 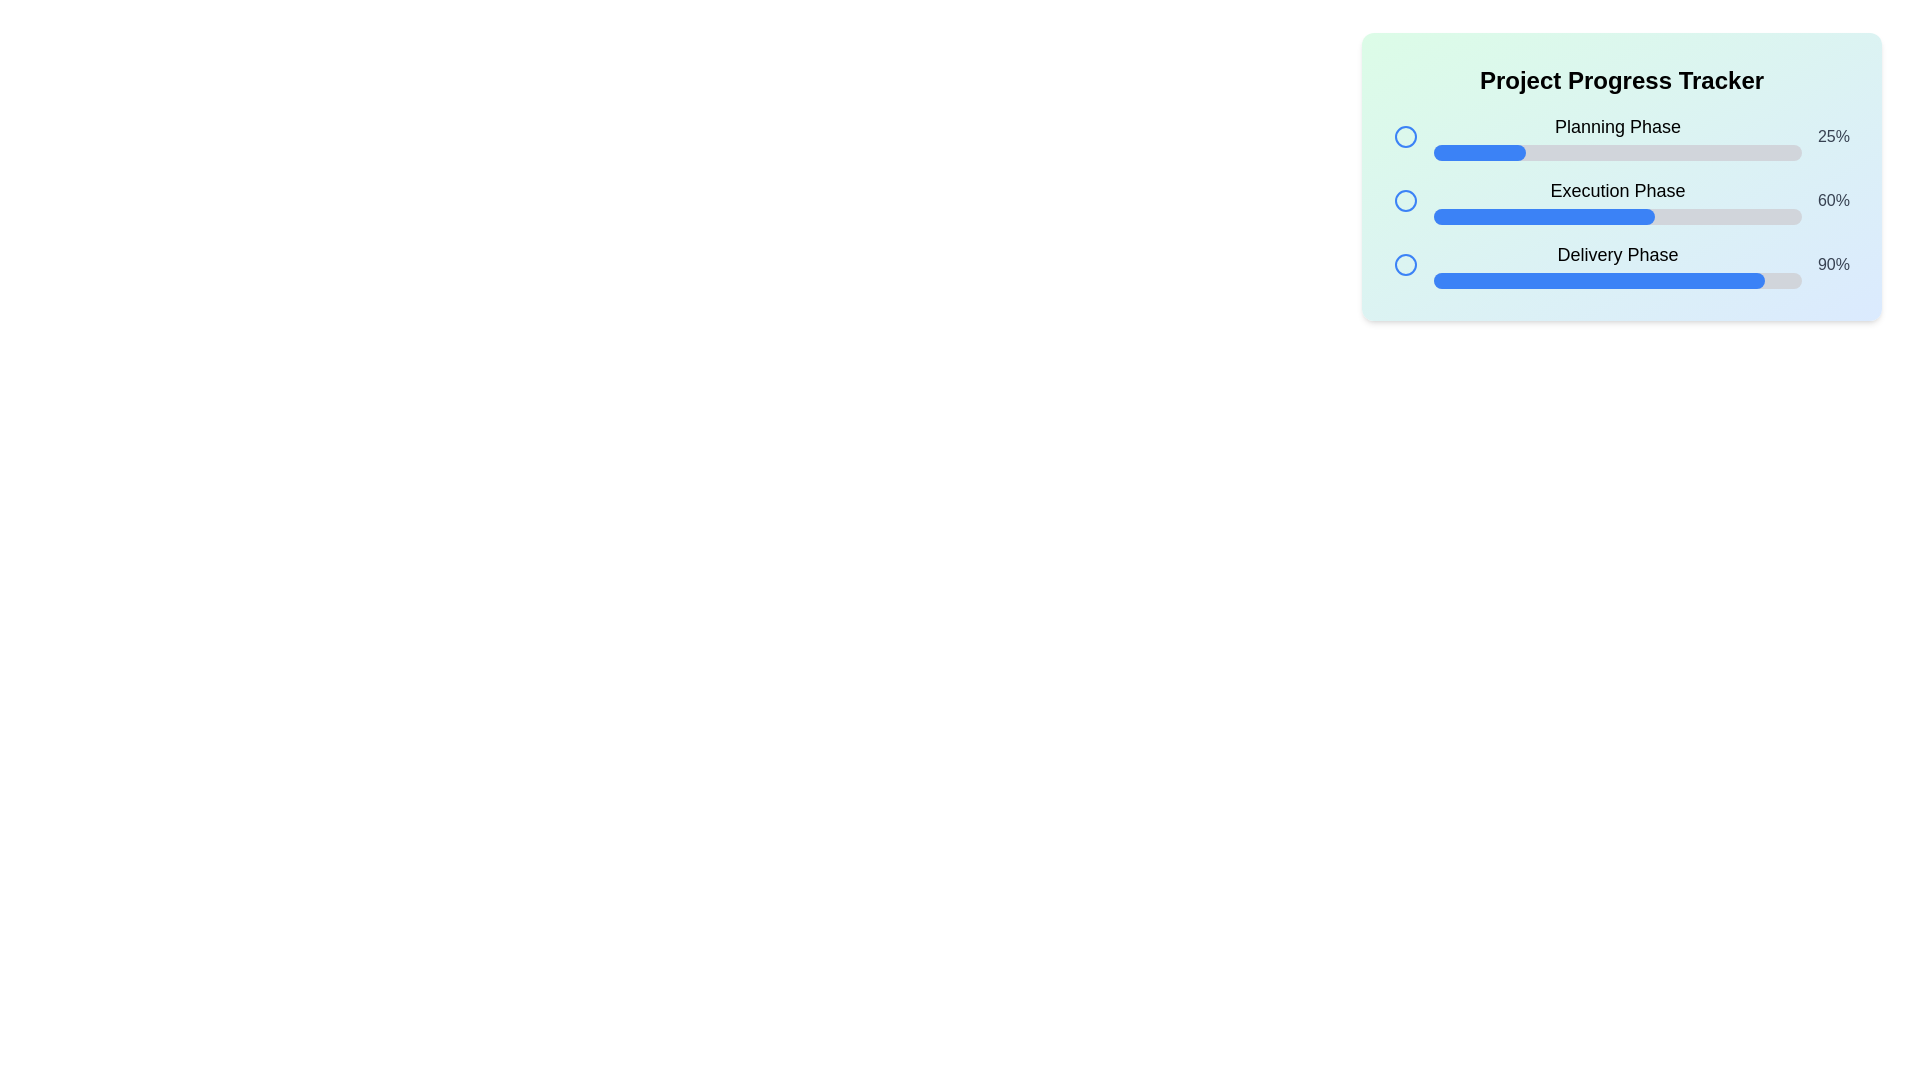 I want to click on the first radio button on the left-hand side of the delivery phase indicator, so click(x=1405, y=264).